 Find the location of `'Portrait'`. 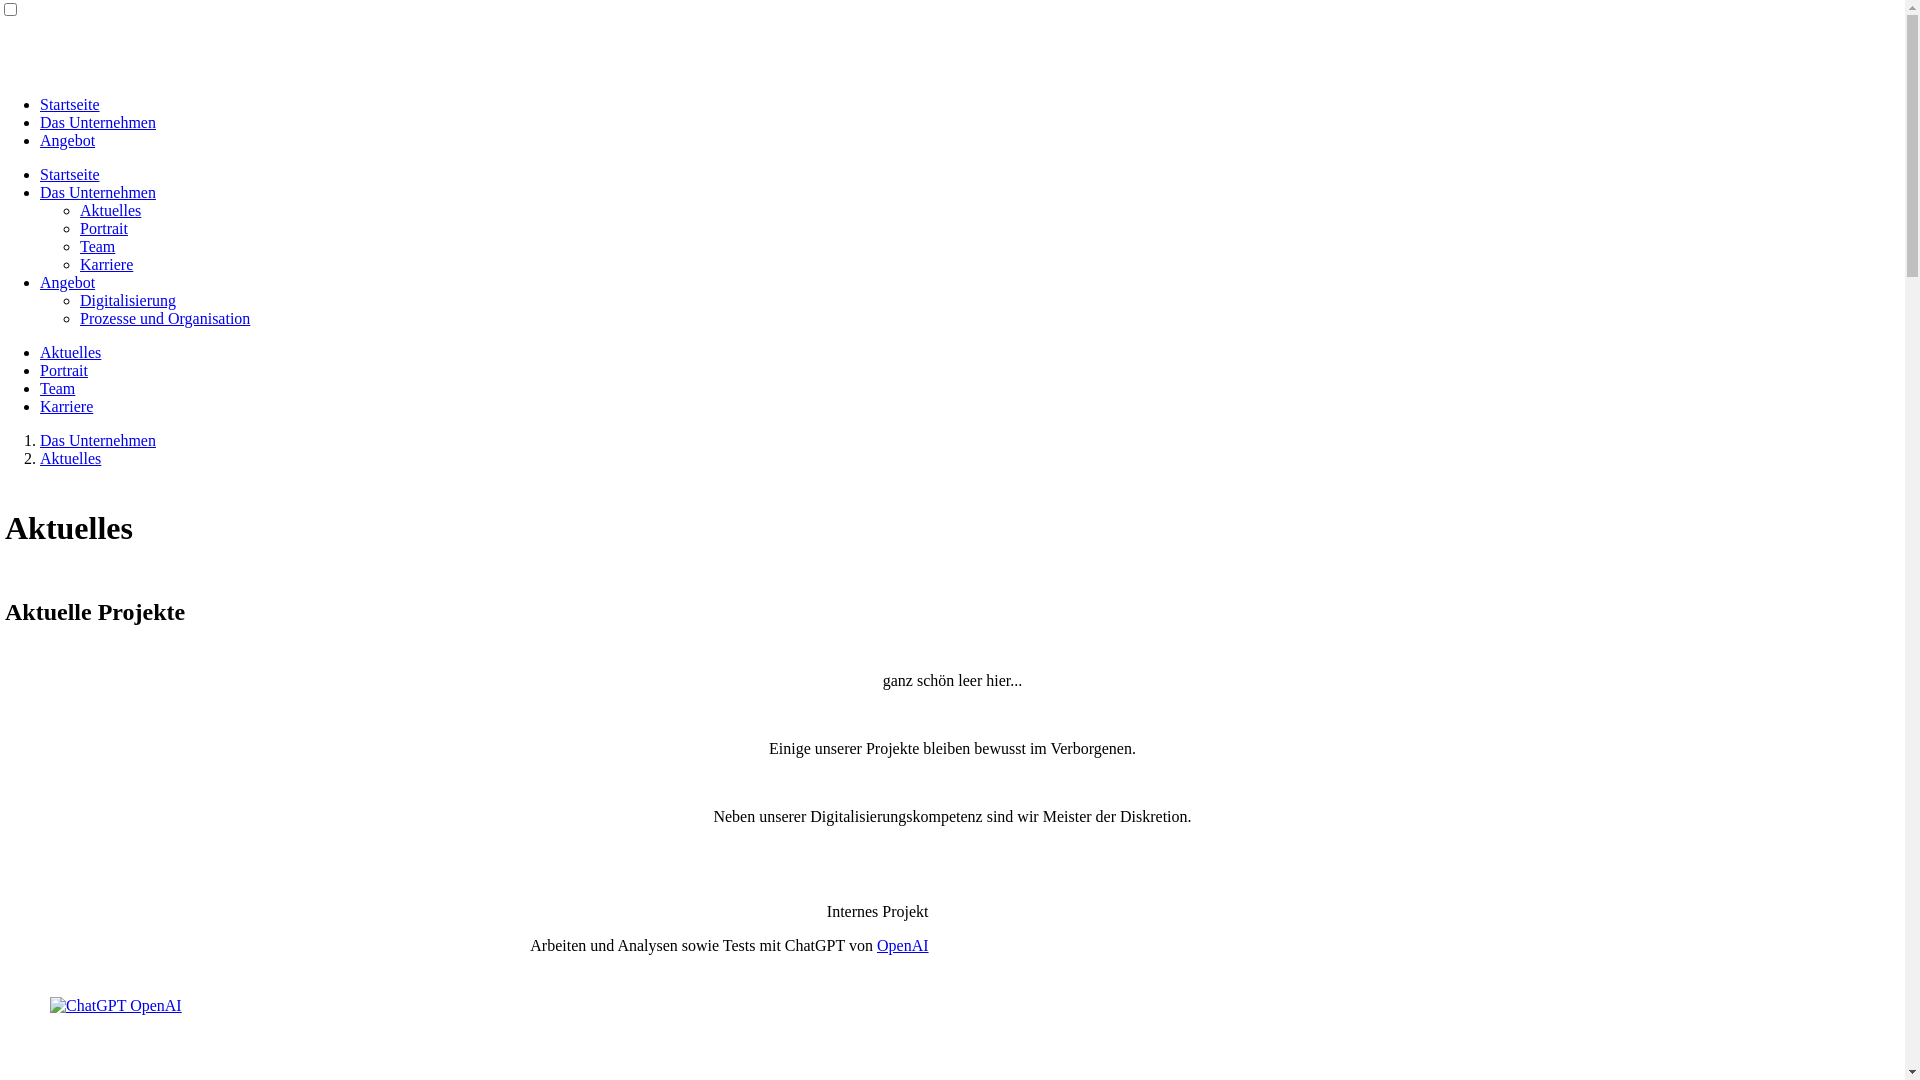

'Portrait' is located at coordinates (103, 227).